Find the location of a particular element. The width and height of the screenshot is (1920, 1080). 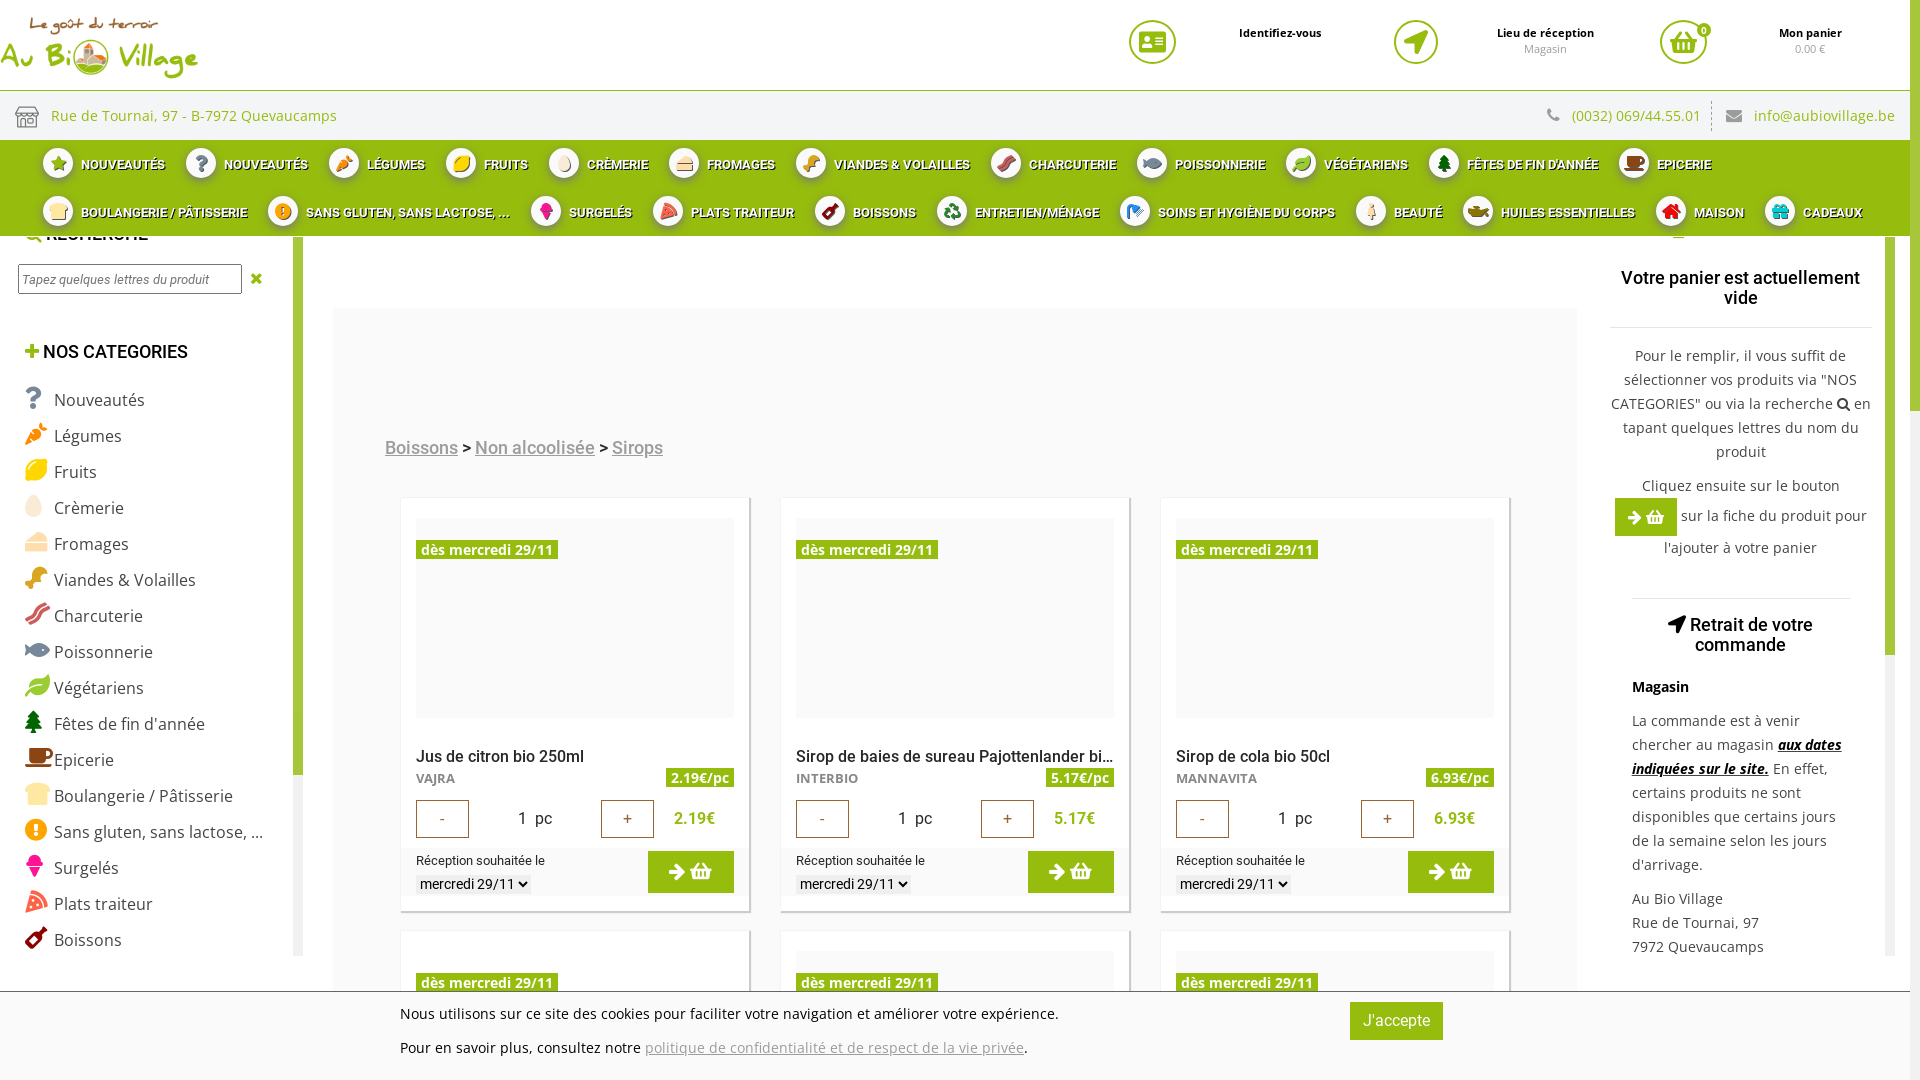

'CADEAUX' is located at coordinates (1810, 207).